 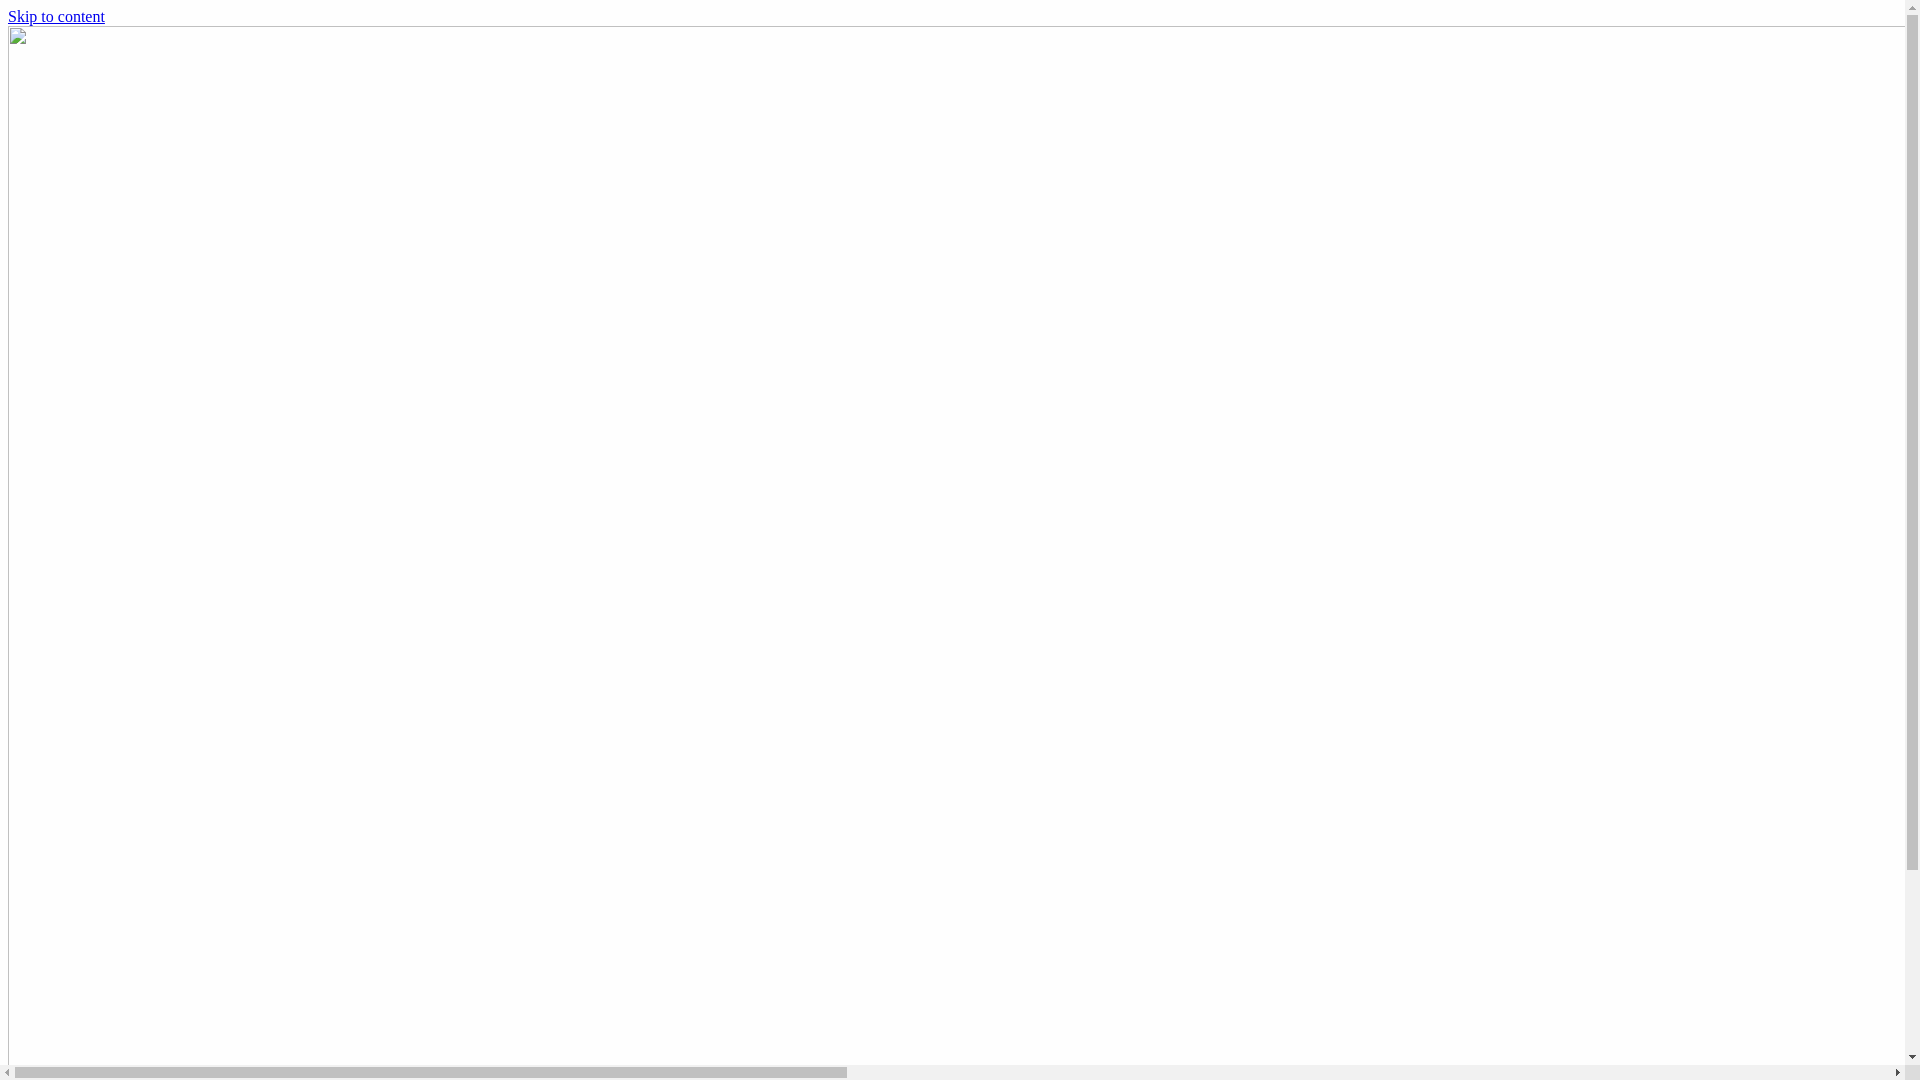 I want to click on 'Skip to content', so click(x=56, y=16).